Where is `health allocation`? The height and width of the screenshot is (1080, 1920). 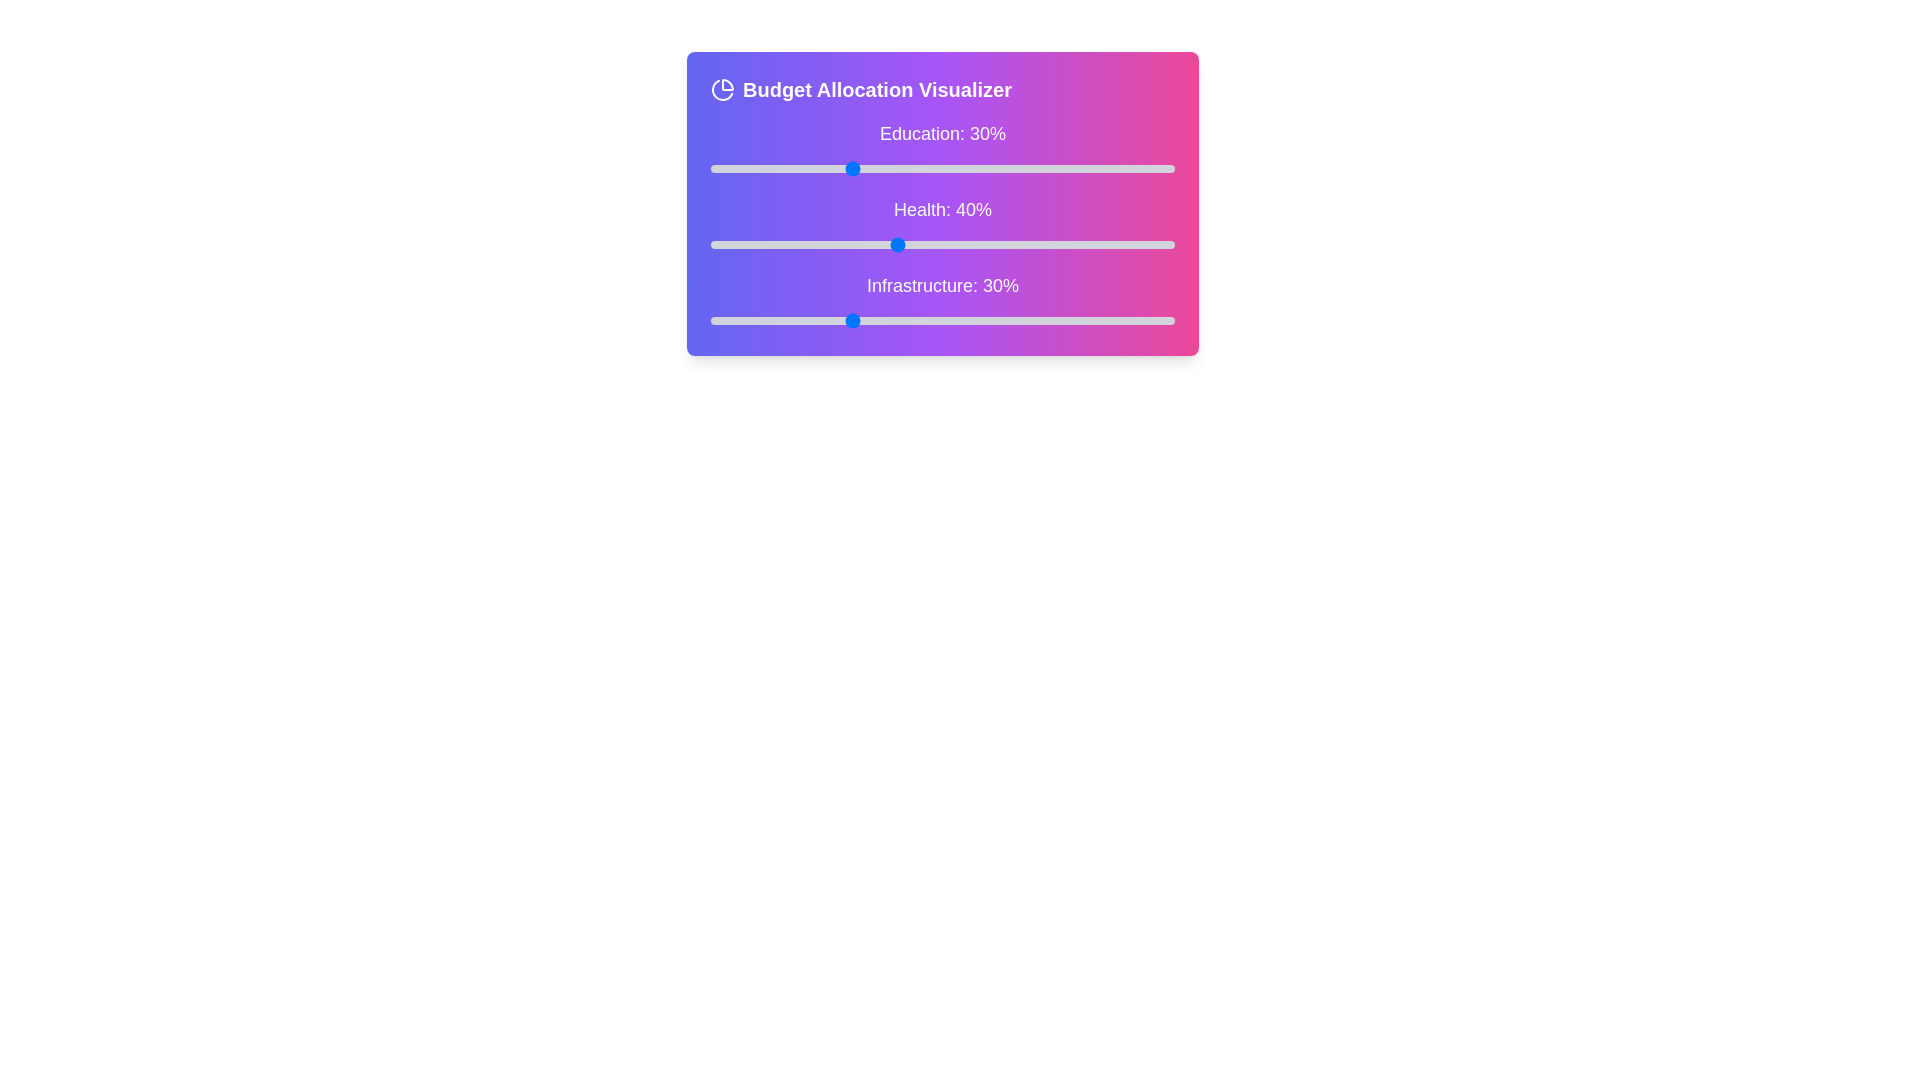
health allocation is located at coordinates (918, 244).